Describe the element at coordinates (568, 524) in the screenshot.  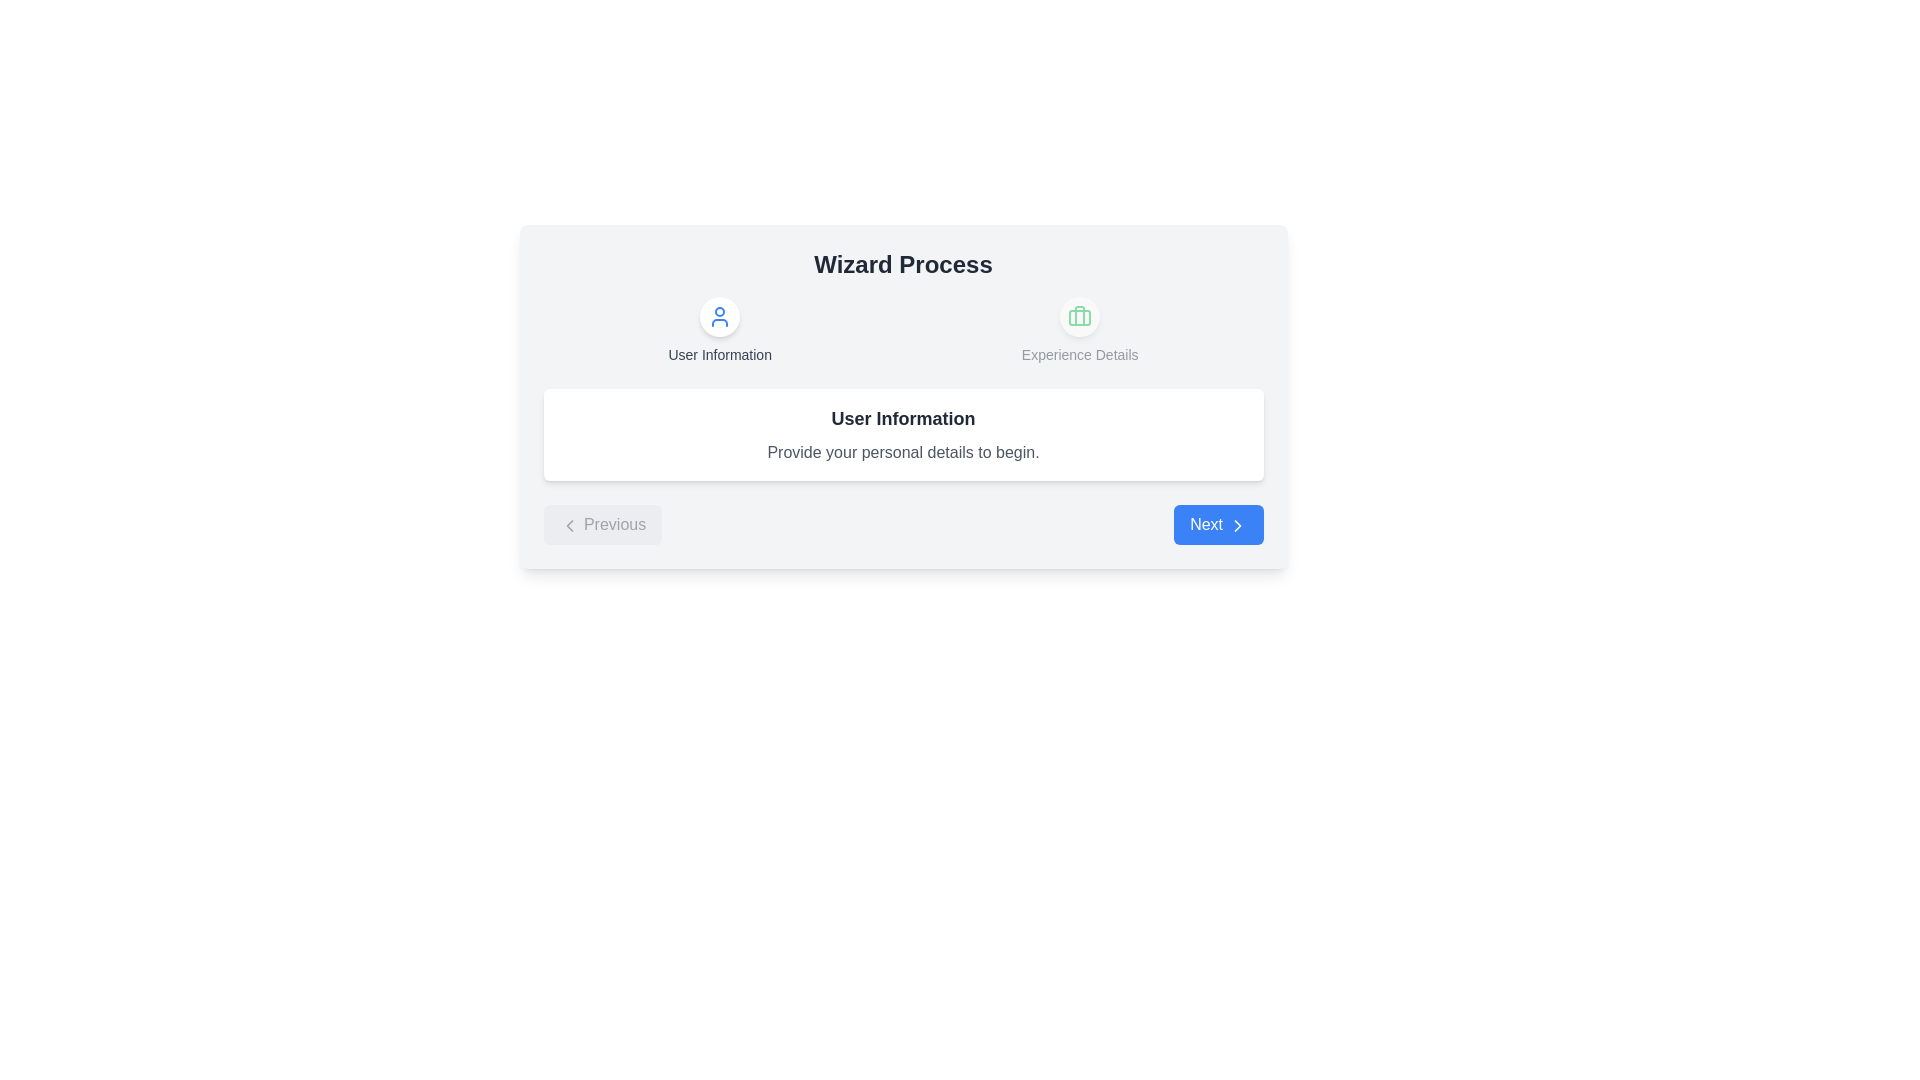
I see `the left-pointing arrow icon located to the left of the 'Previous' button` at that location.